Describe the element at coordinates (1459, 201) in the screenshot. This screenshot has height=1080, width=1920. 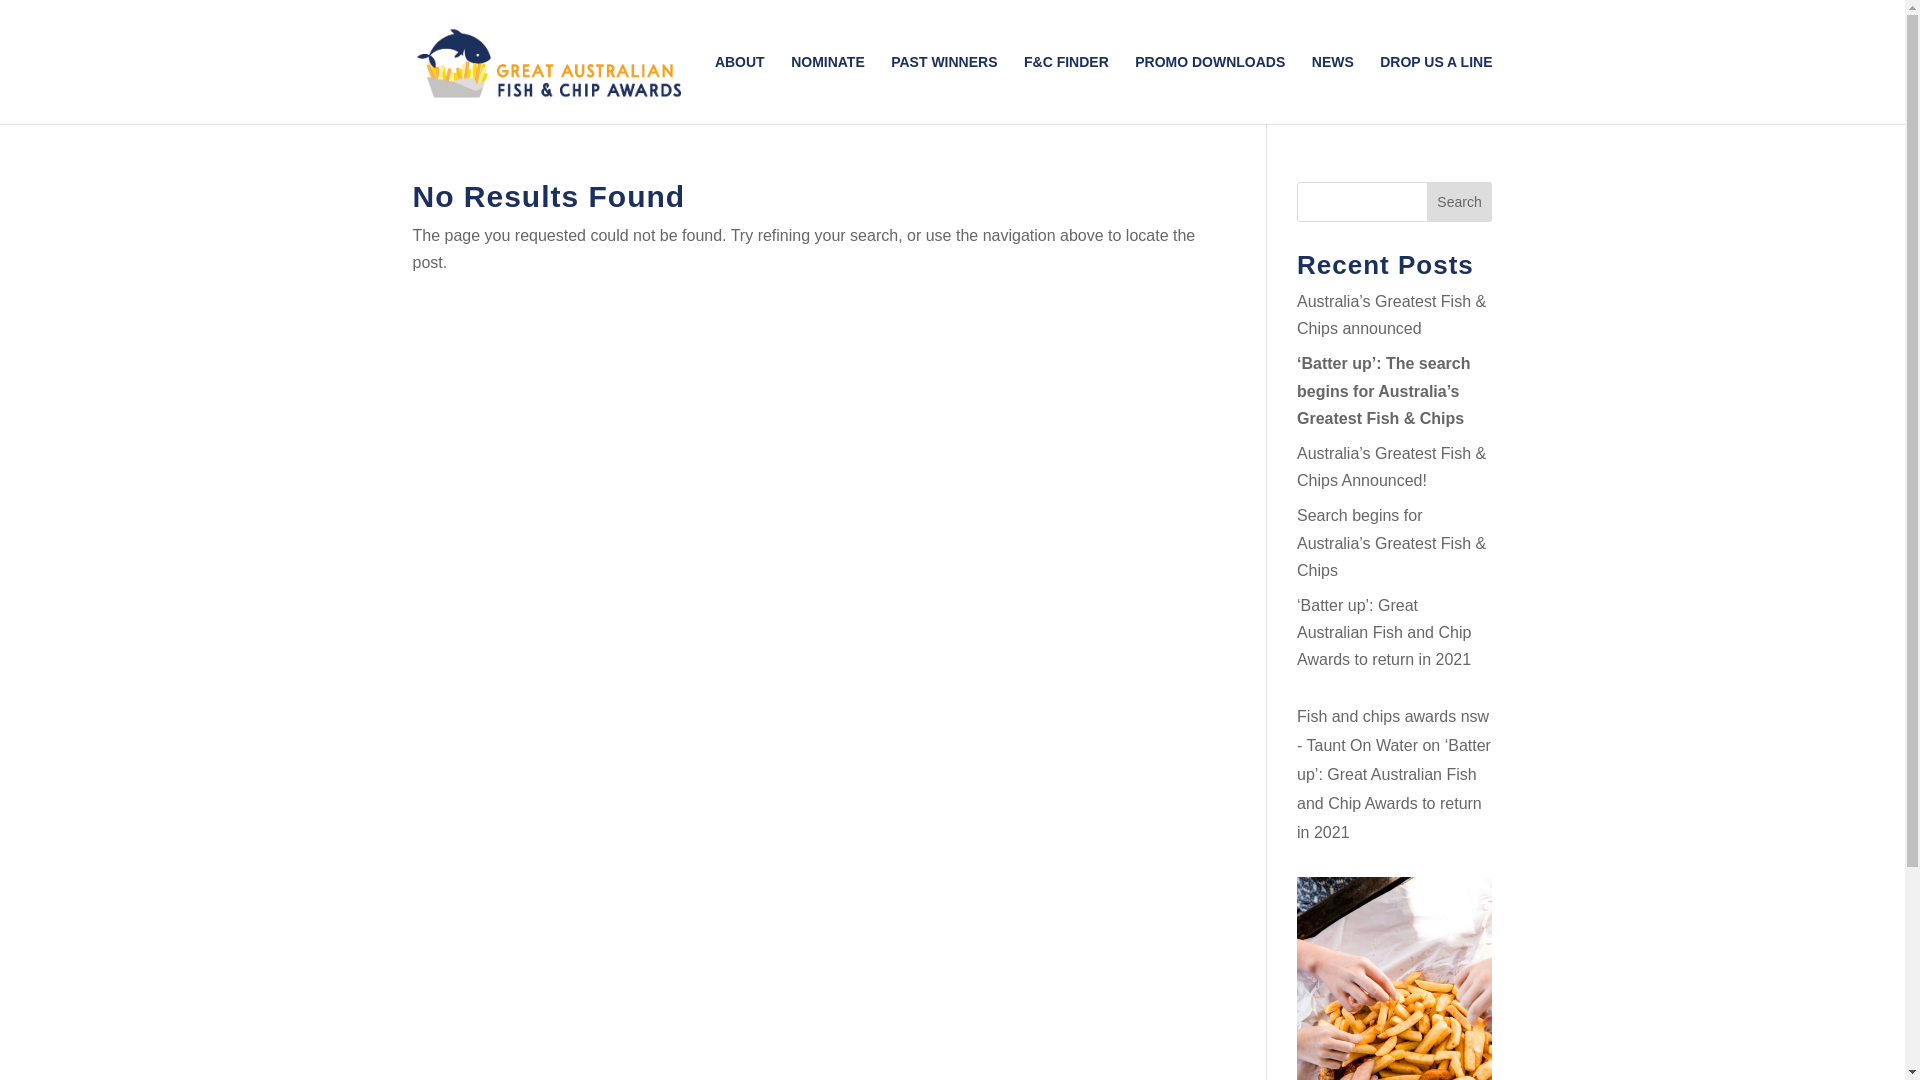
I see `'Search'` at that location.